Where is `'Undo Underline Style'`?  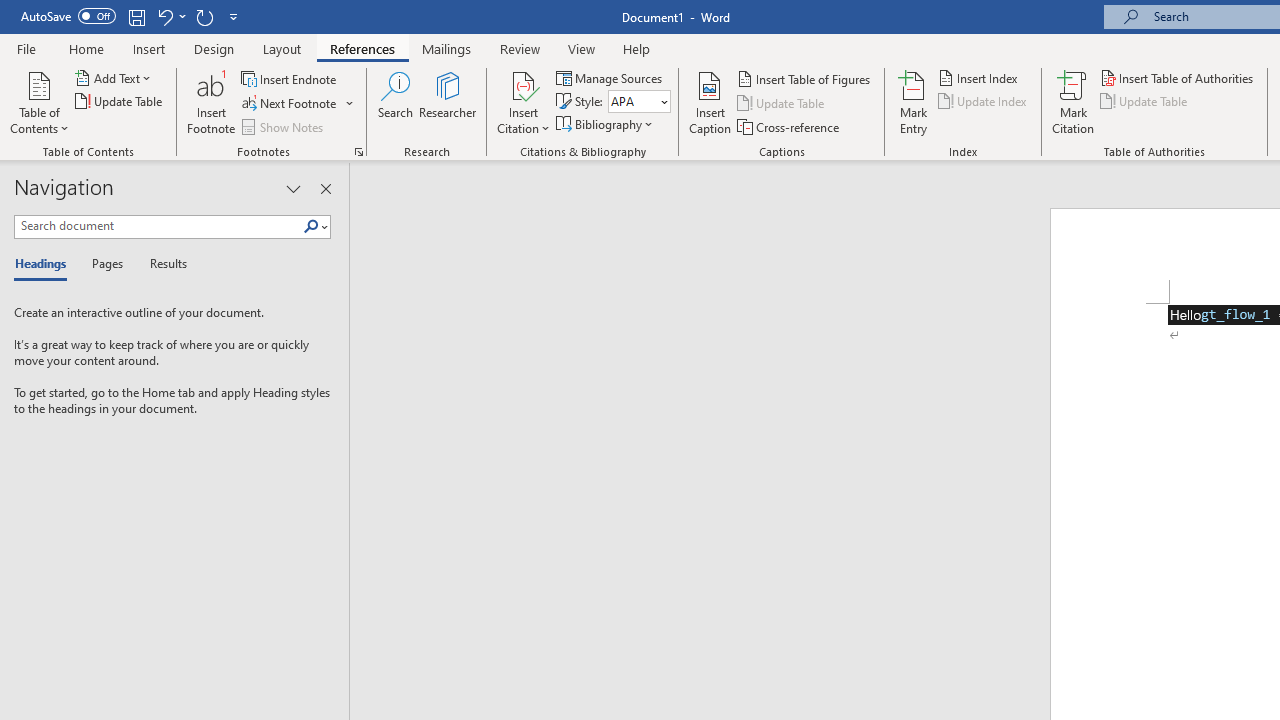 'Undo Underline Style' is located at coordinates (164, 16).